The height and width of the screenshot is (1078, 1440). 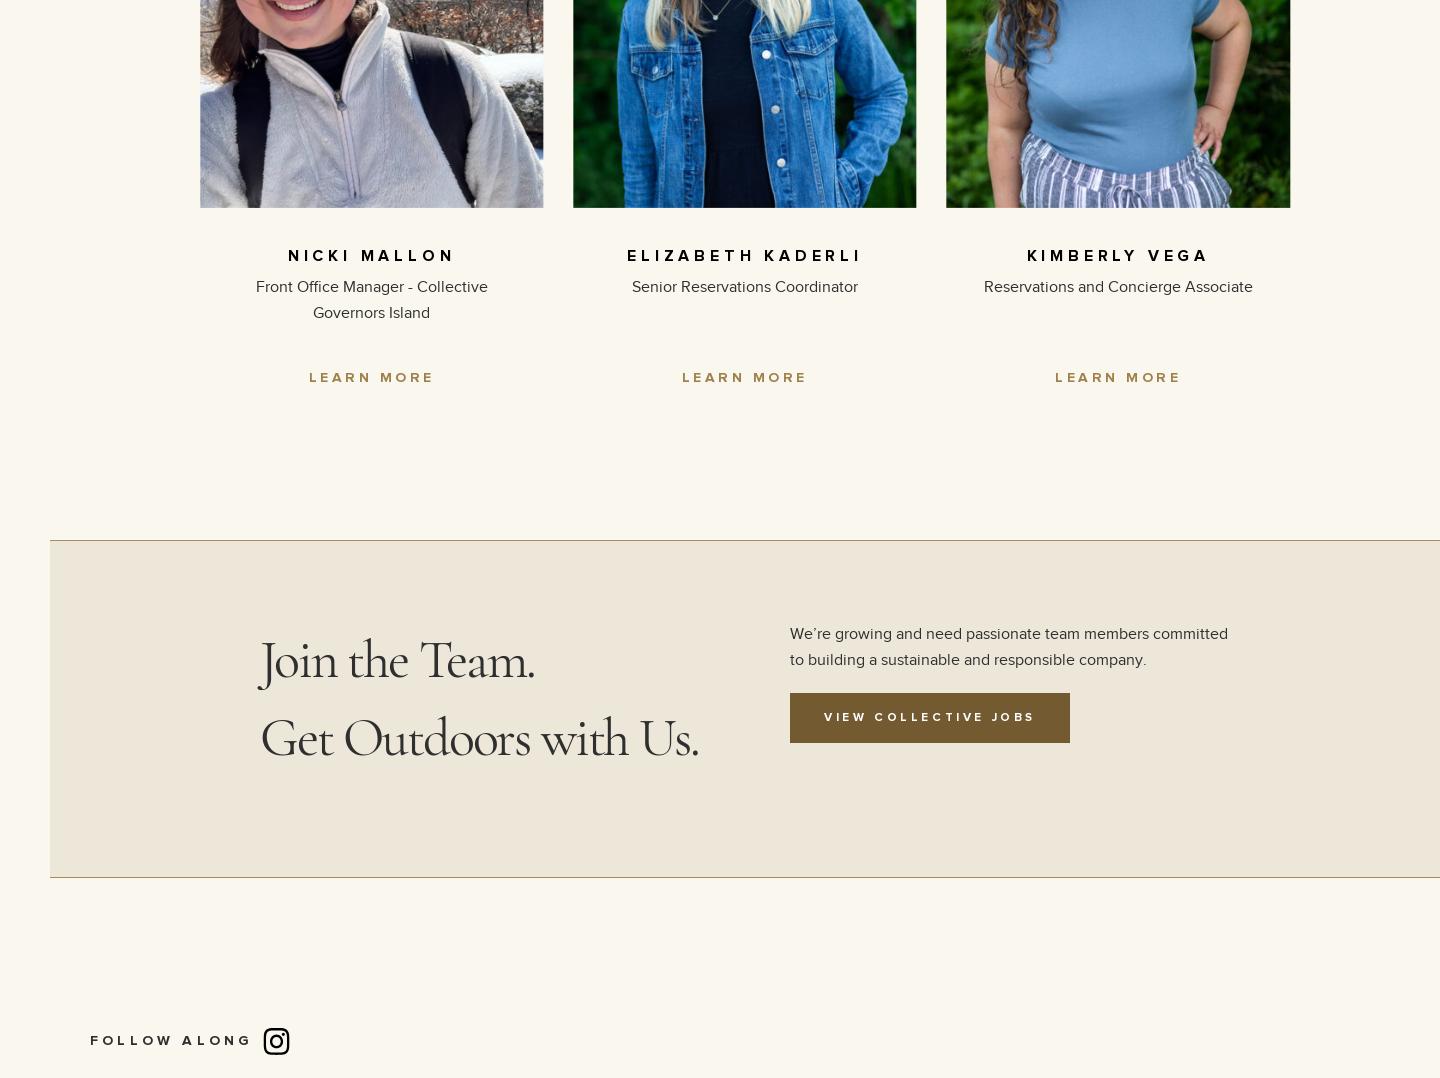 I want to click on 'View Collective Jobs', so click(x=929, y=715).